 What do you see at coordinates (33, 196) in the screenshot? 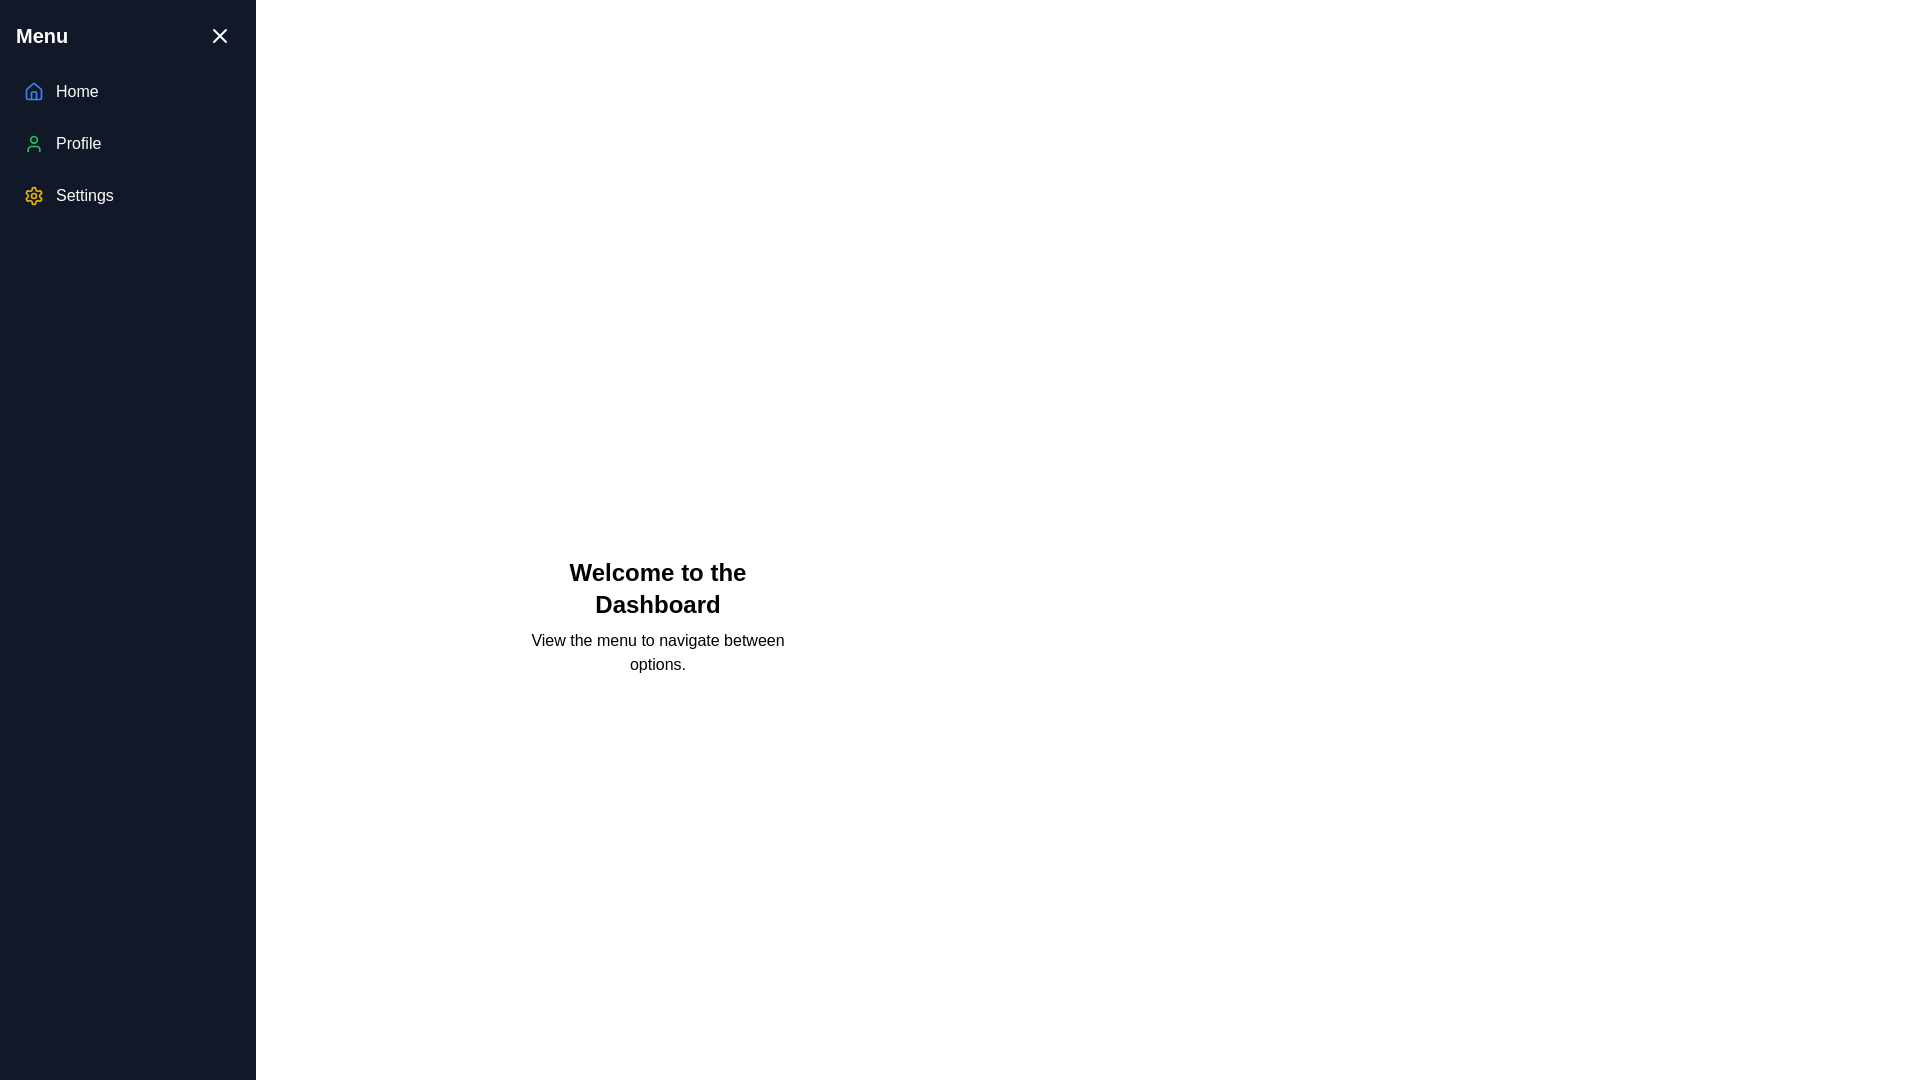
I see `the SVG icon representing the 'Settings' menu option located in the sidebar, positioned left of the 'Settings' text label` at bounding box center [33, 196].